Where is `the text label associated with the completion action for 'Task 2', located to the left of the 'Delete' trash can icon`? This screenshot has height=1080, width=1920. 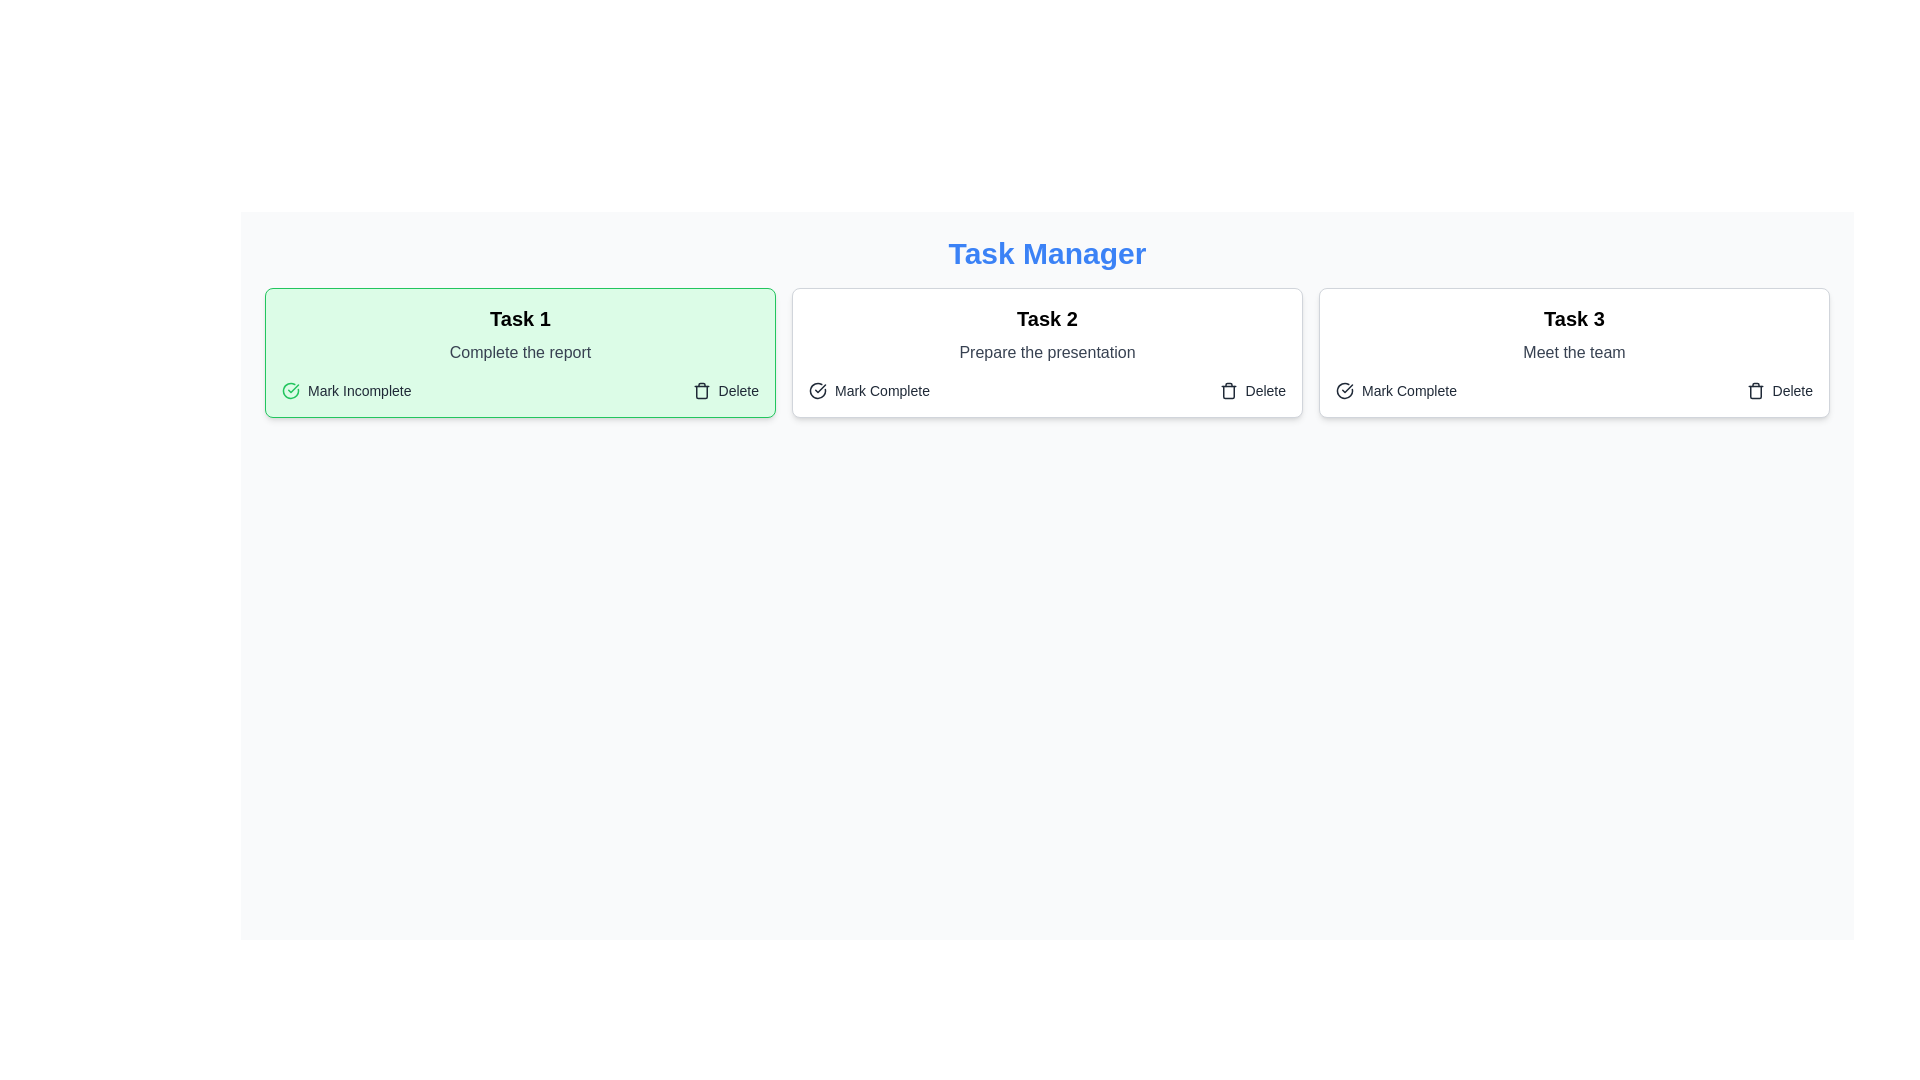 the text label associated with the completion action for 'Task 2', located to the left of the 'Delete' trash can icon is located at coordinates (881, 390).